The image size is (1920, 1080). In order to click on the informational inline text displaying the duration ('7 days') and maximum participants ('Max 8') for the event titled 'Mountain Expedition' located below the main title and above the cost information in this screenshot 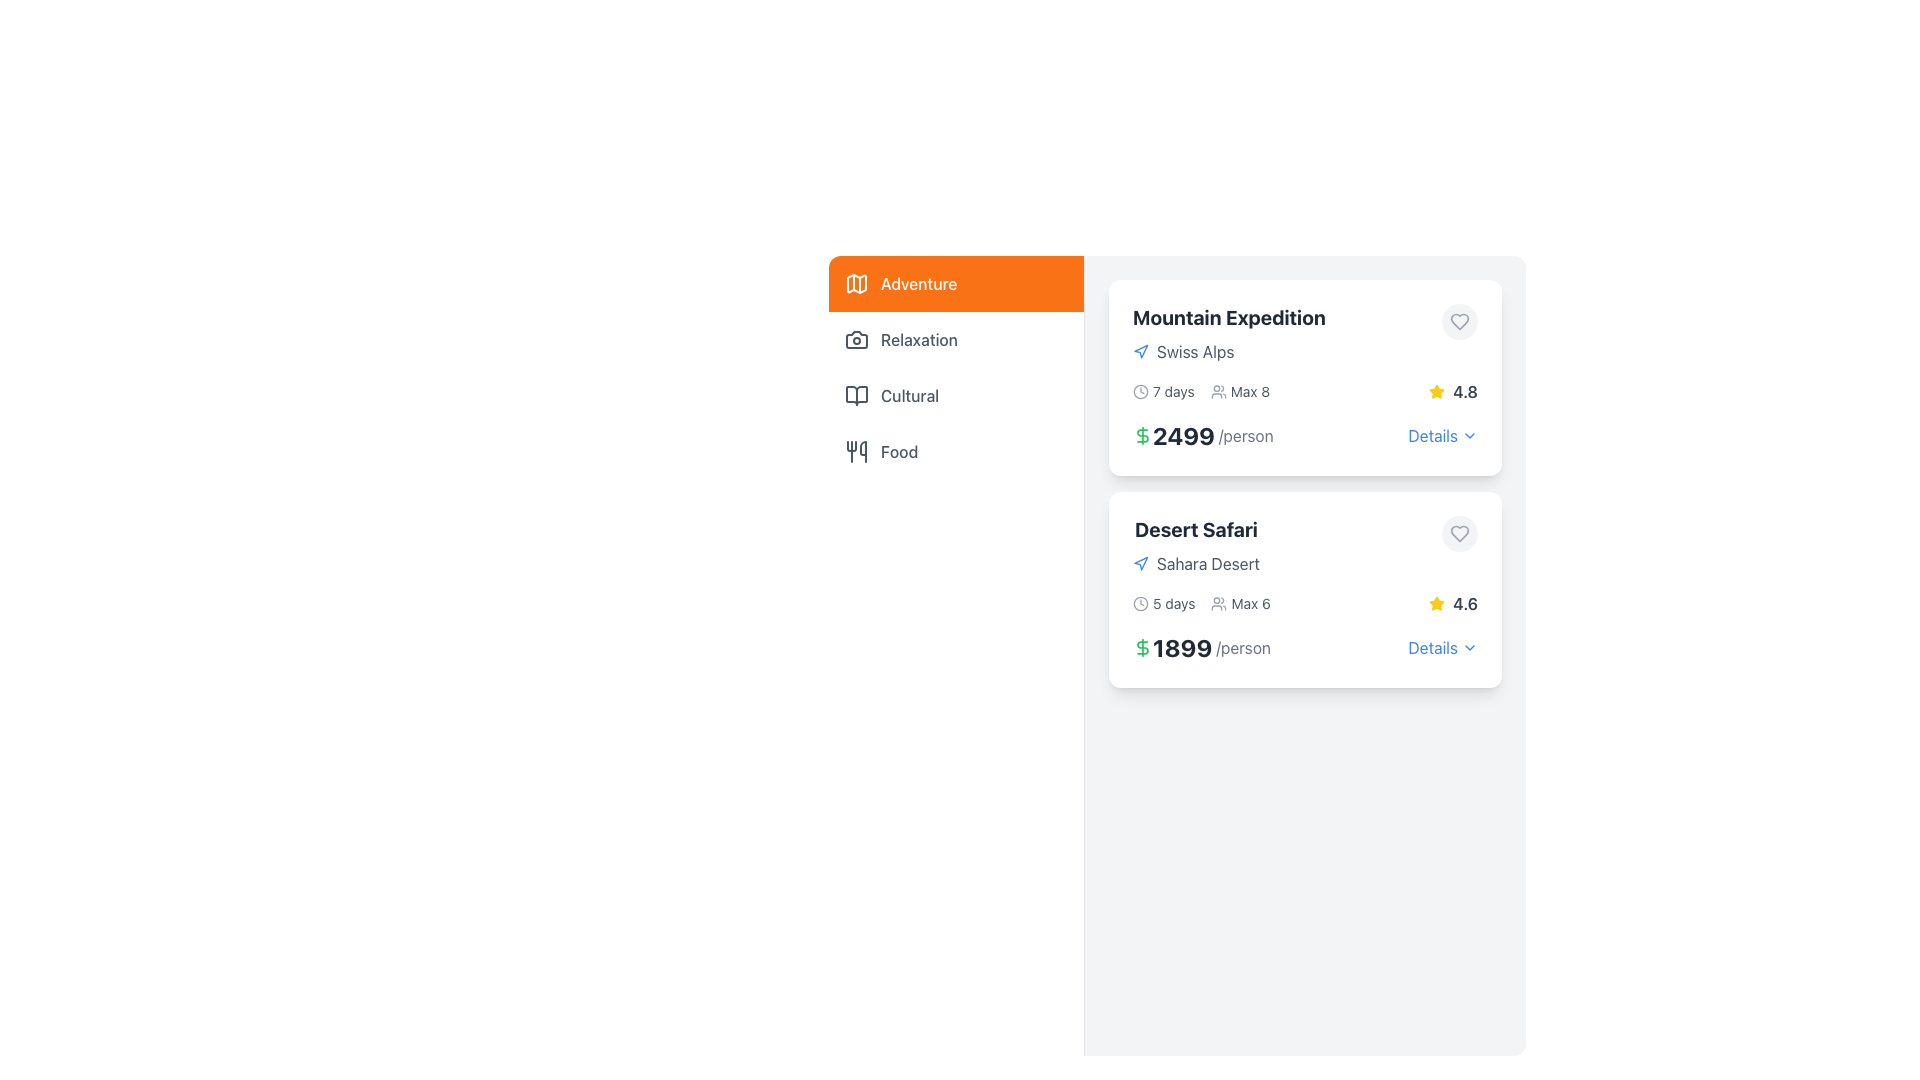, I will do `click(1200, 392)`.